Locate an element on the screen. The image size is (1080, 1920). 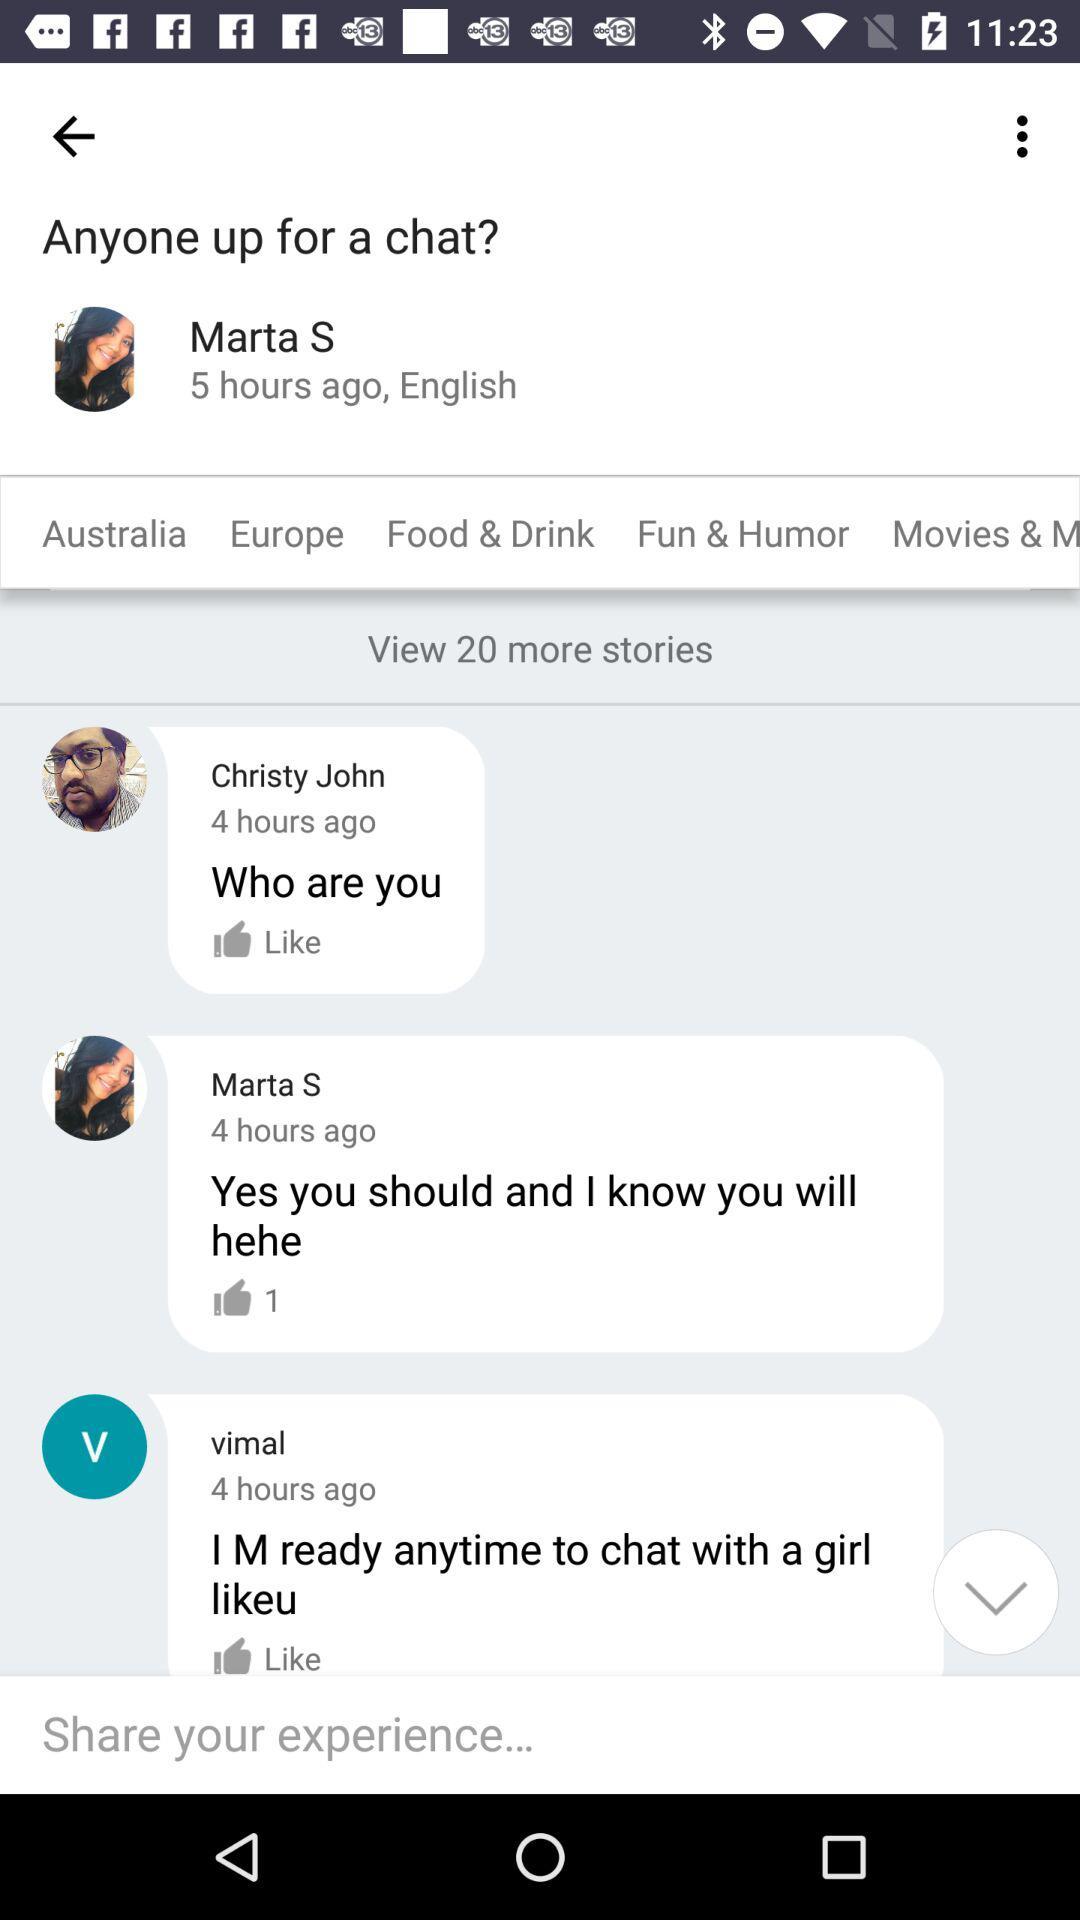
scroll down is located at coordinates (995, 1591).